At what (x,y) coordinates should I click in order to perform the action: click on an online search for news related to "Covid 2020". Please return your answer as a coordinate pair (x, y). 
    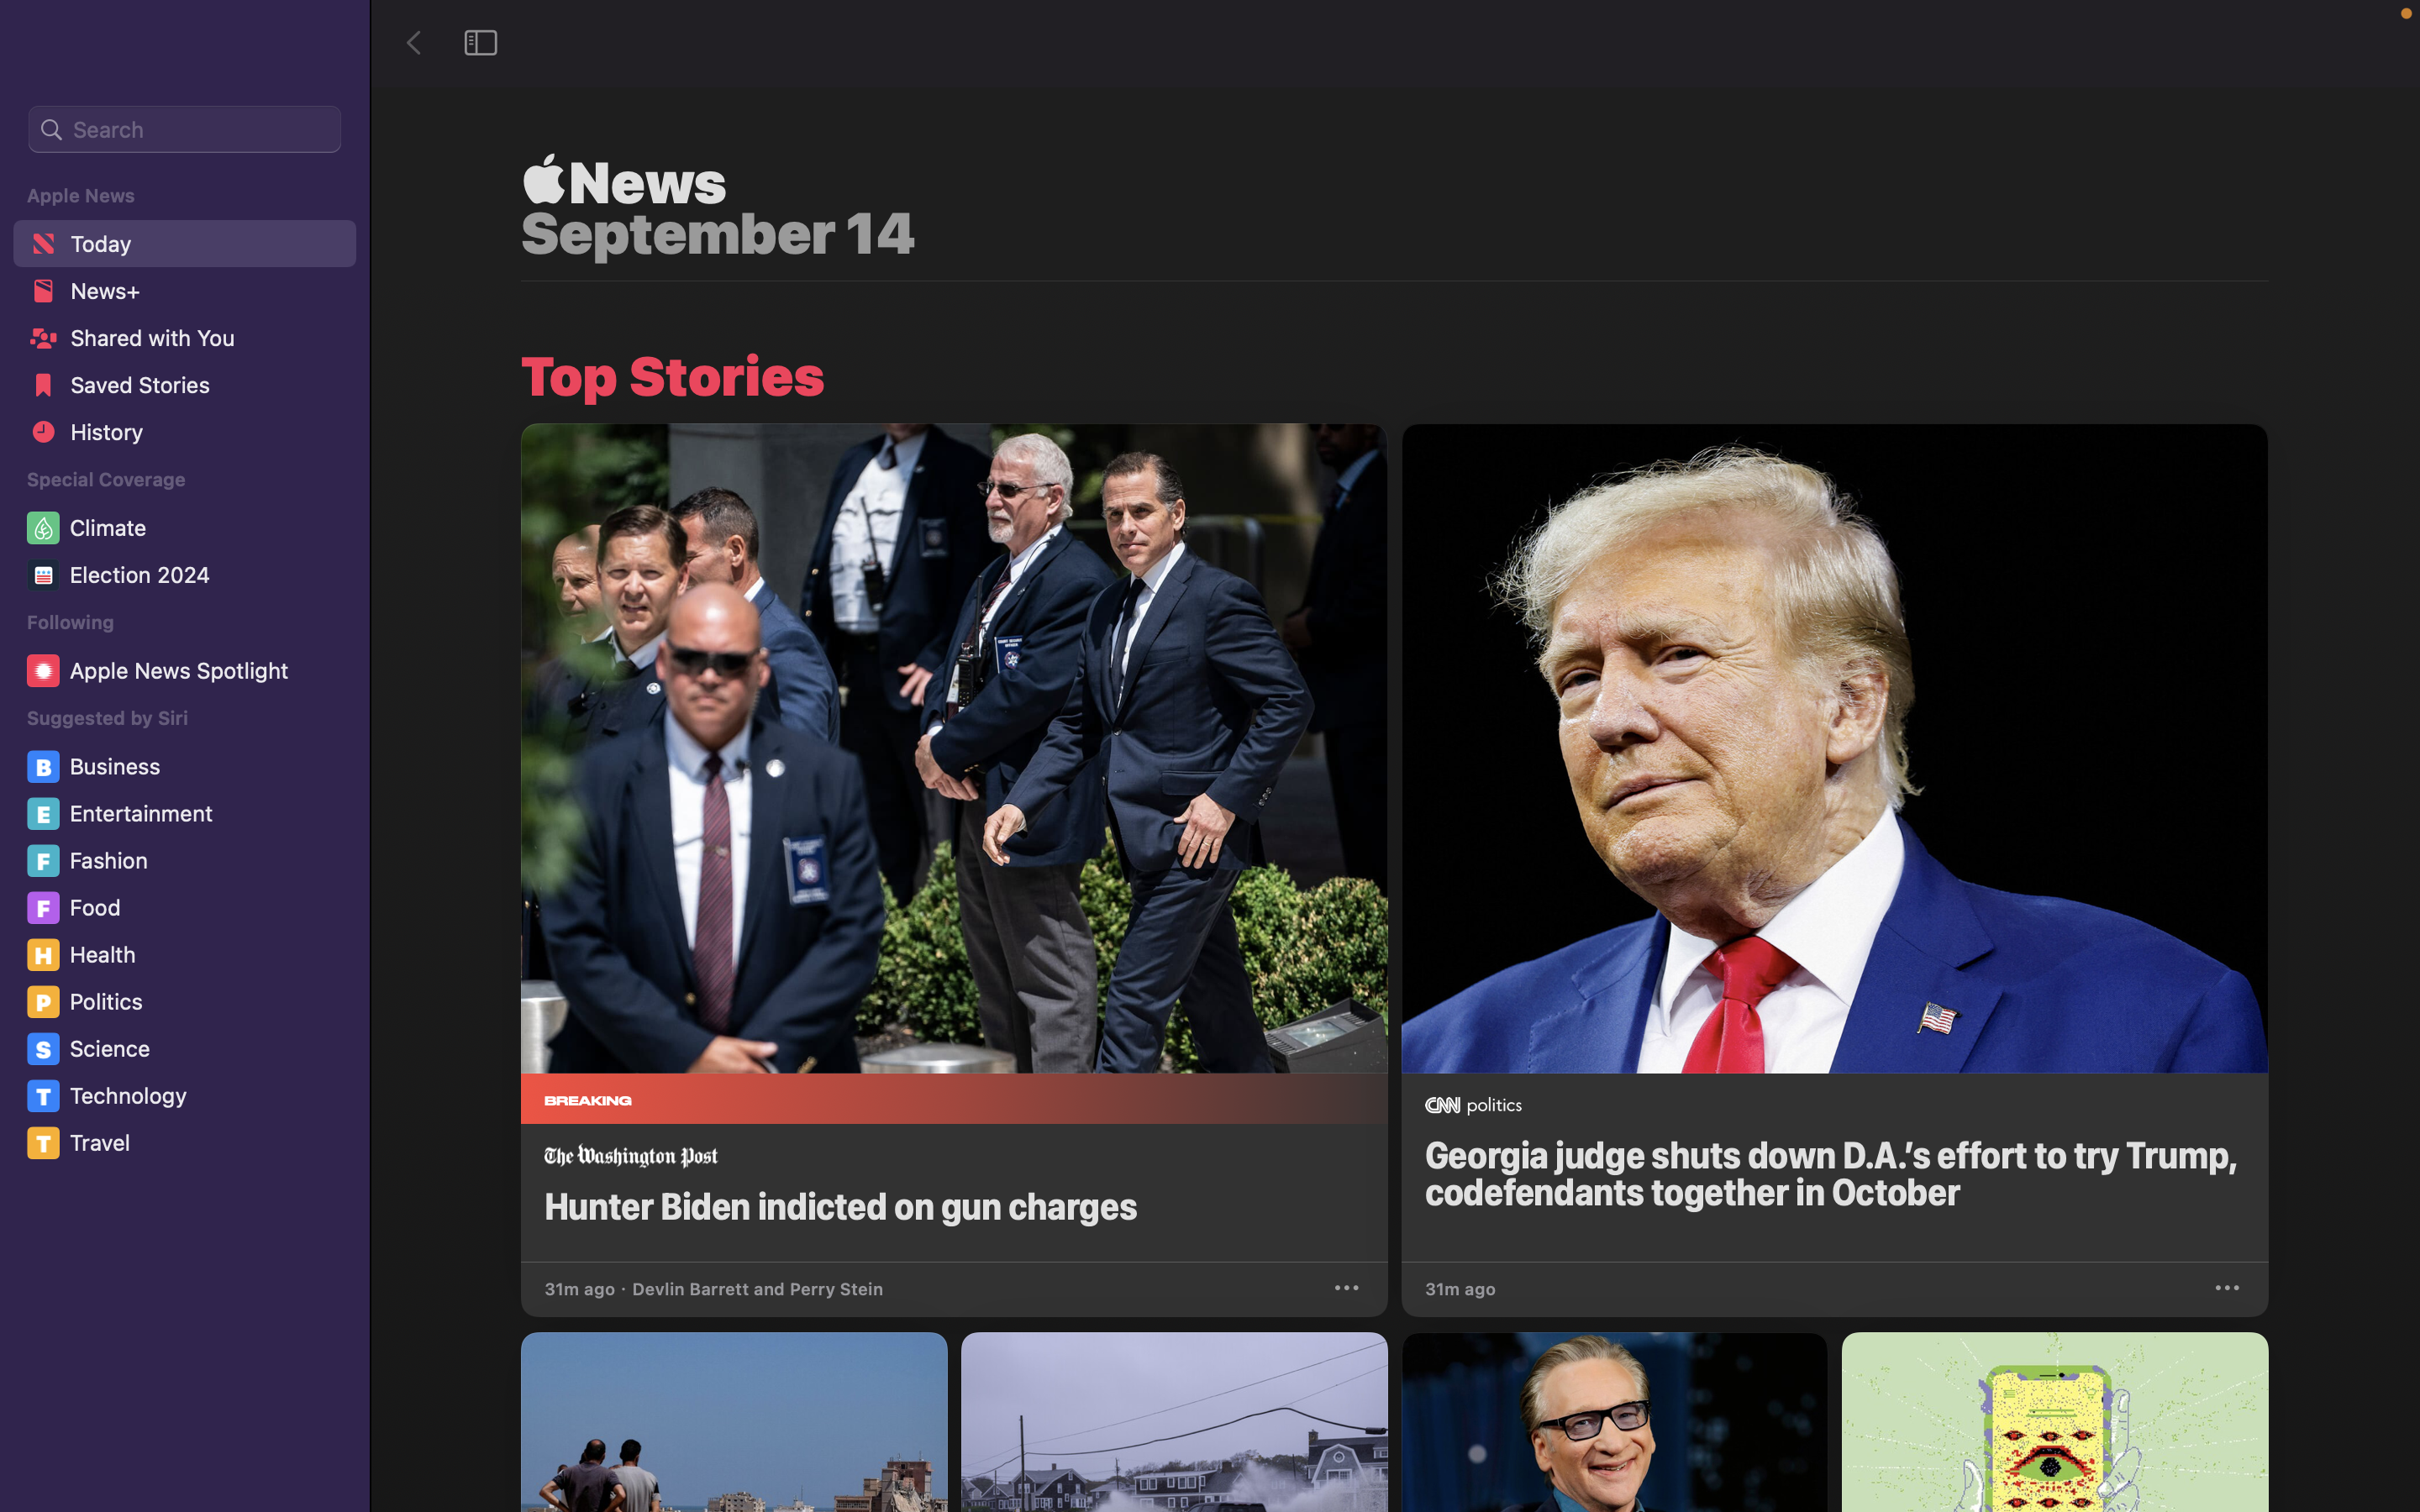
    Looking at the image, I should click on (185, 129).